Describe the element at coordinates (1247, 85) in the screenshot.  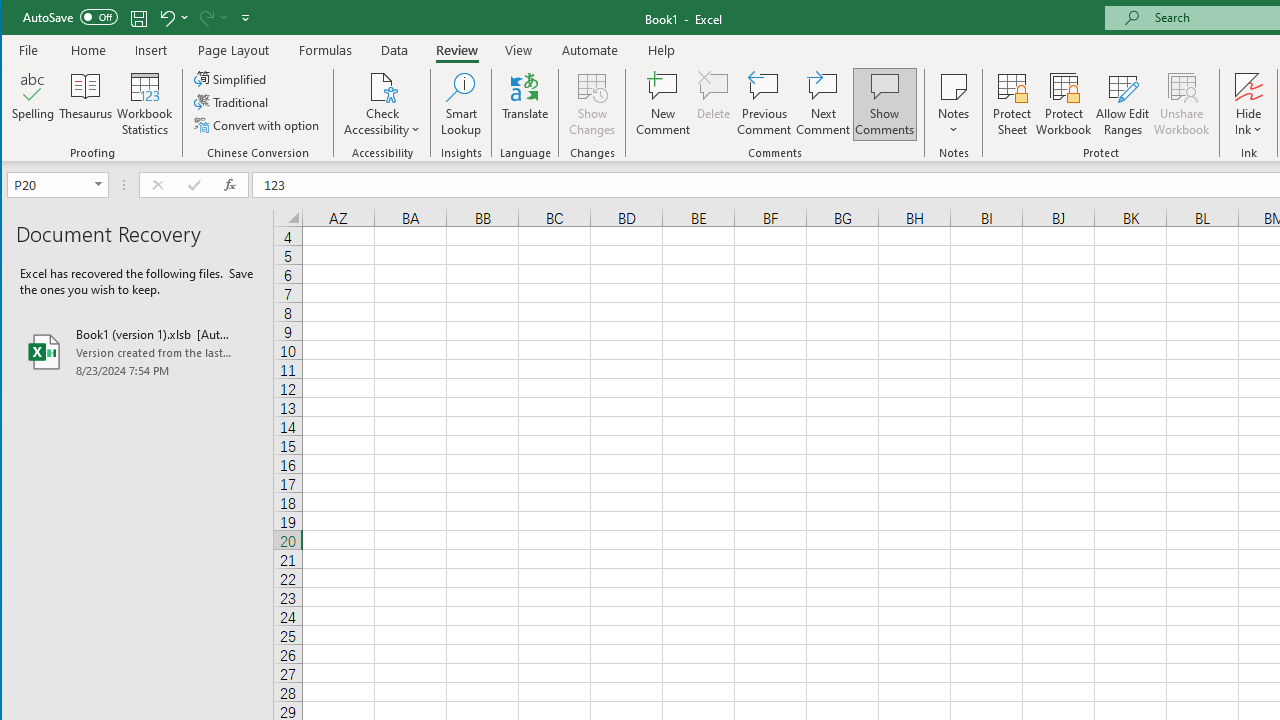
I see `'Hide Ink'` at that location.